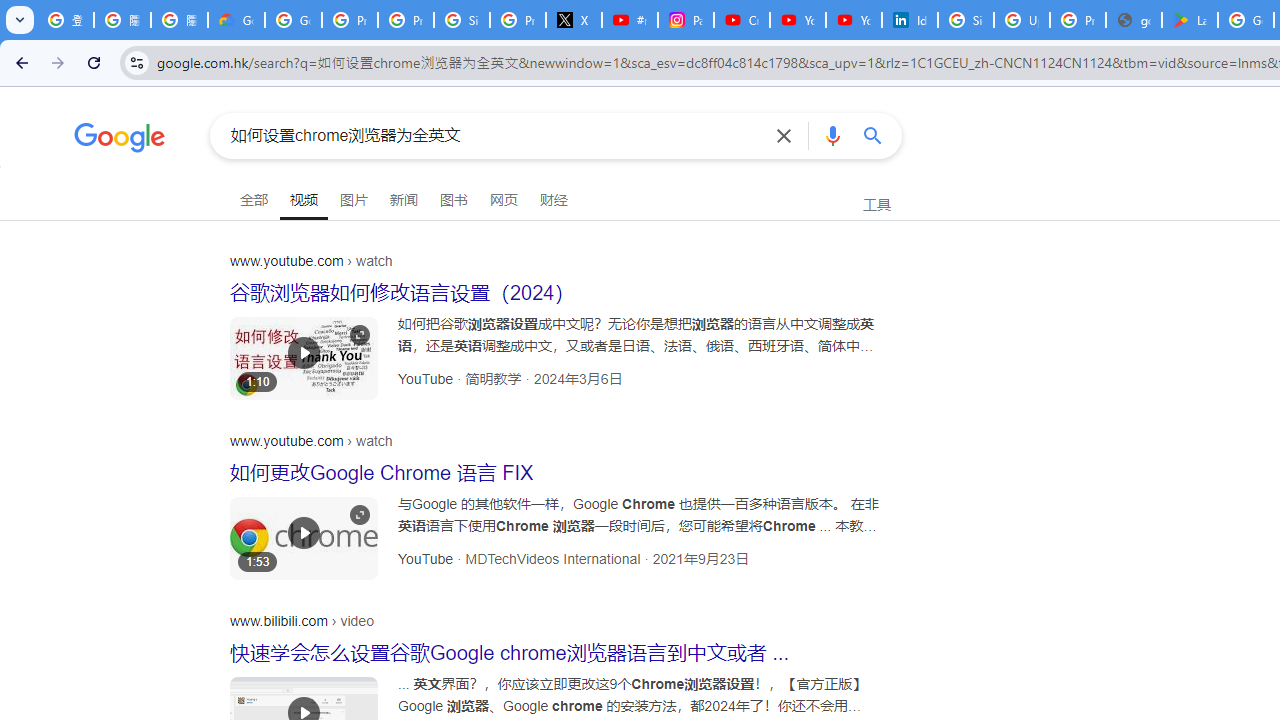  What do you see at coordinates (236, 20) in the screenshot?
I see `'Google Cloud Privacy Notice'` at bounding box center [236, 20].